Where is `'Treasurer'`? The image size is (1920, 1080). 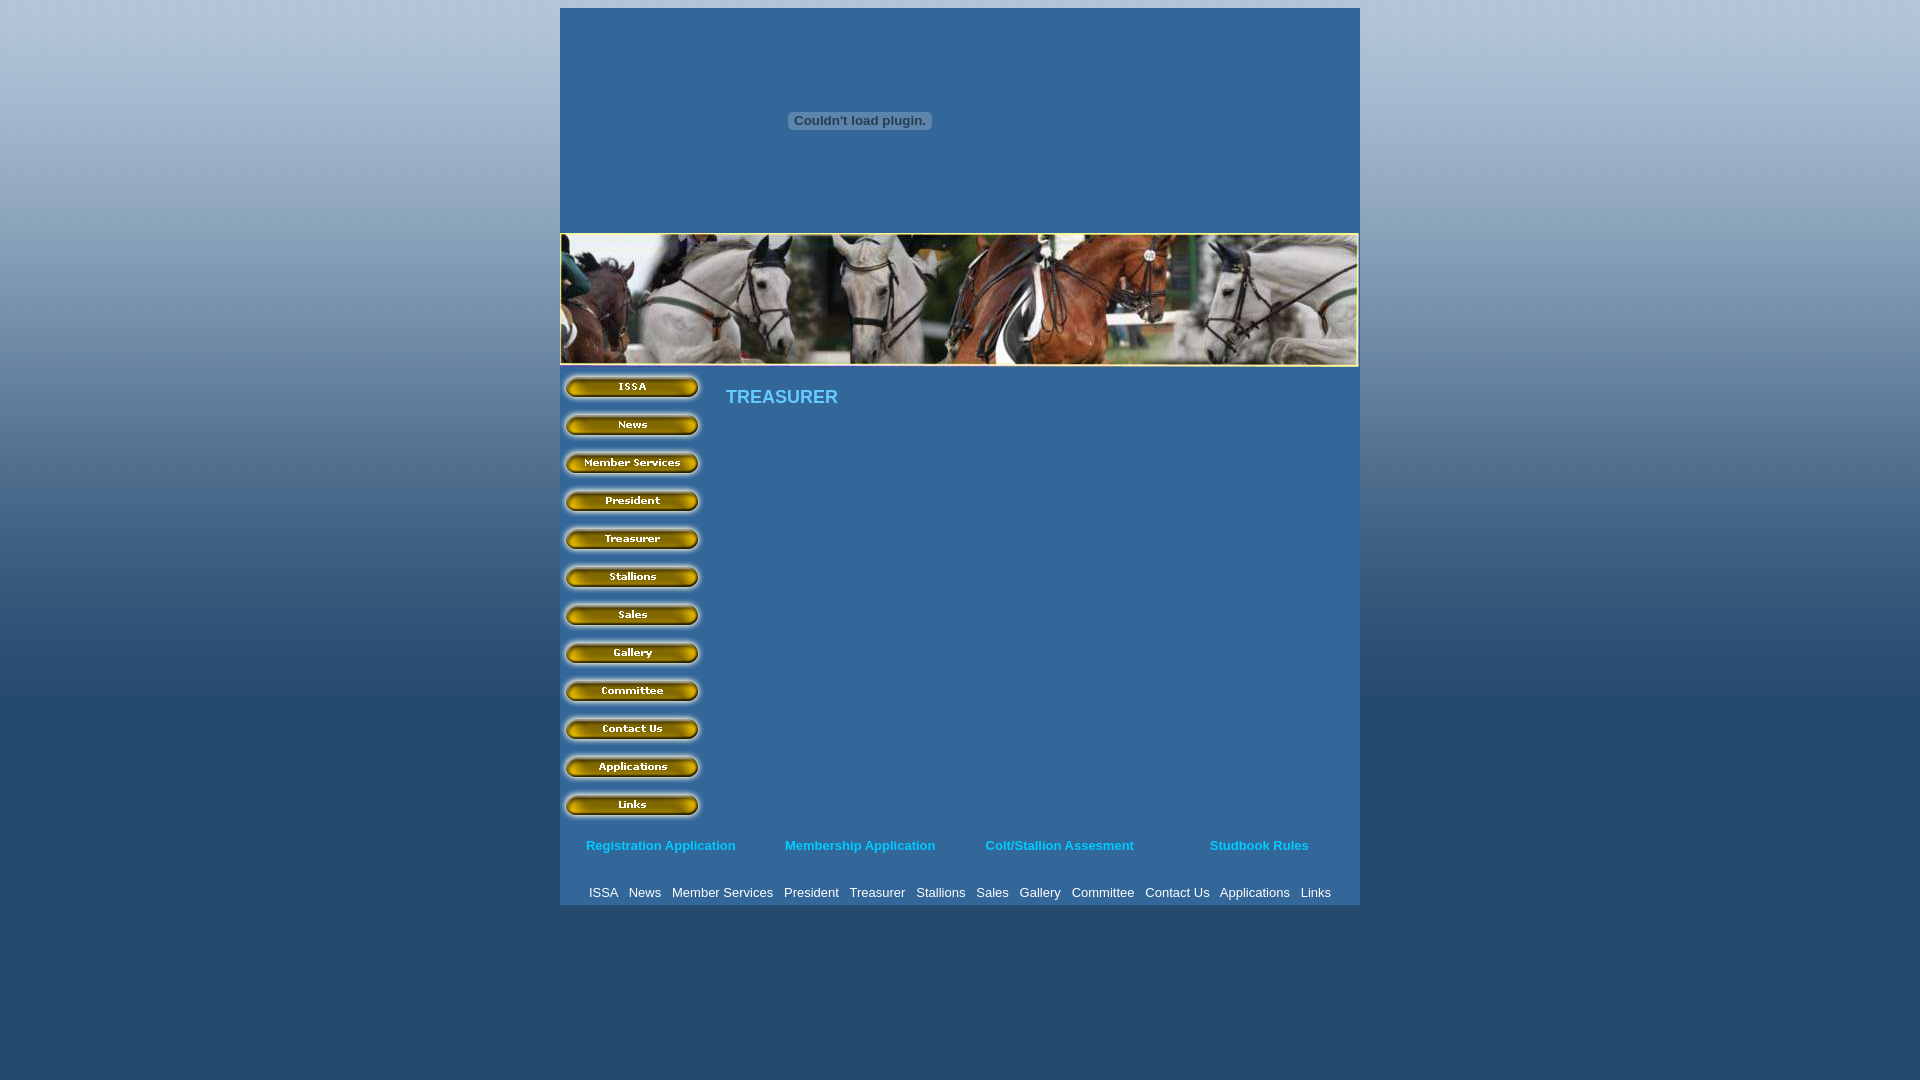
'Treasurer' is located at coordinates (849, 891).